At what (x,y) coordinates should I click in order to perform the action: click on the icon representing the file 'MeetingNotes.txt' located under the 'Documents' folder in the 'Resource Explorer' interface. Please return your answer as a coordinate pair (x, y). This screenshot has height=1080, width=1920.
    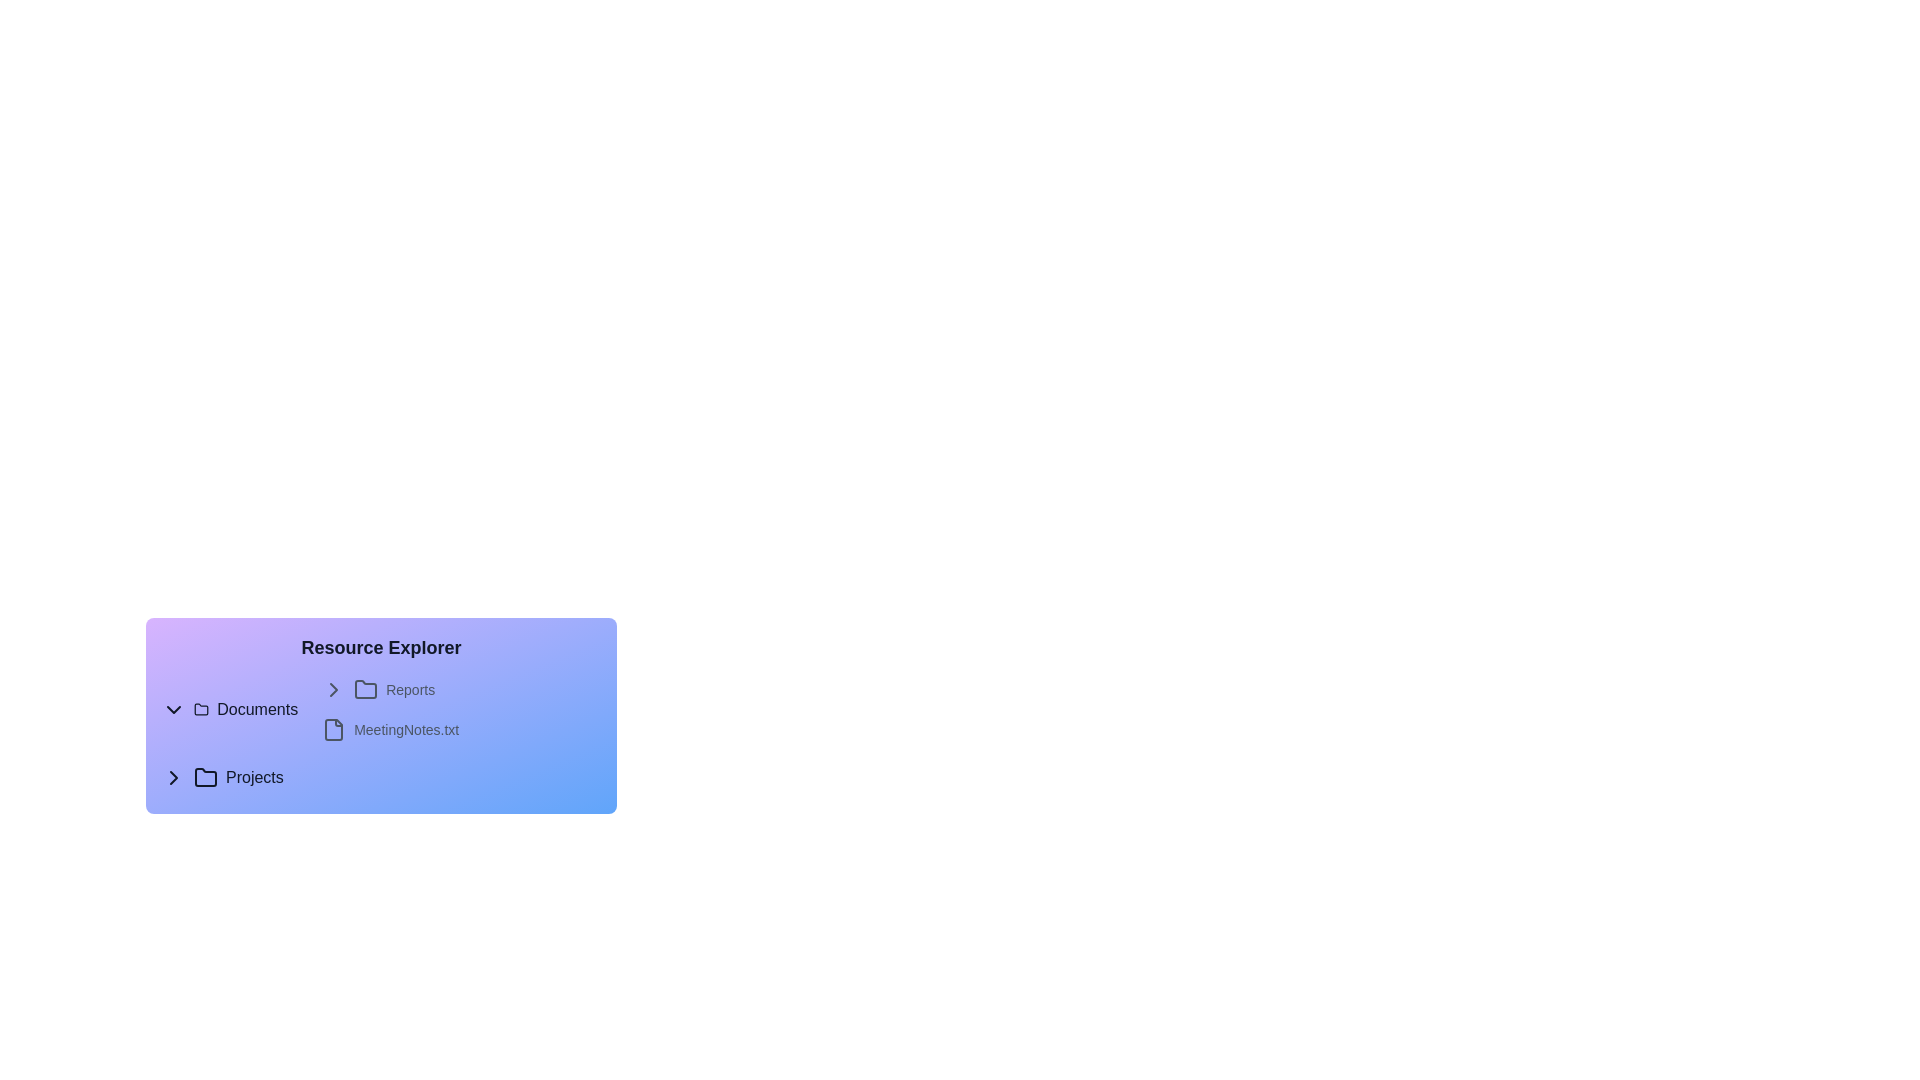
    Looking at the image, I should click on (334, 729).